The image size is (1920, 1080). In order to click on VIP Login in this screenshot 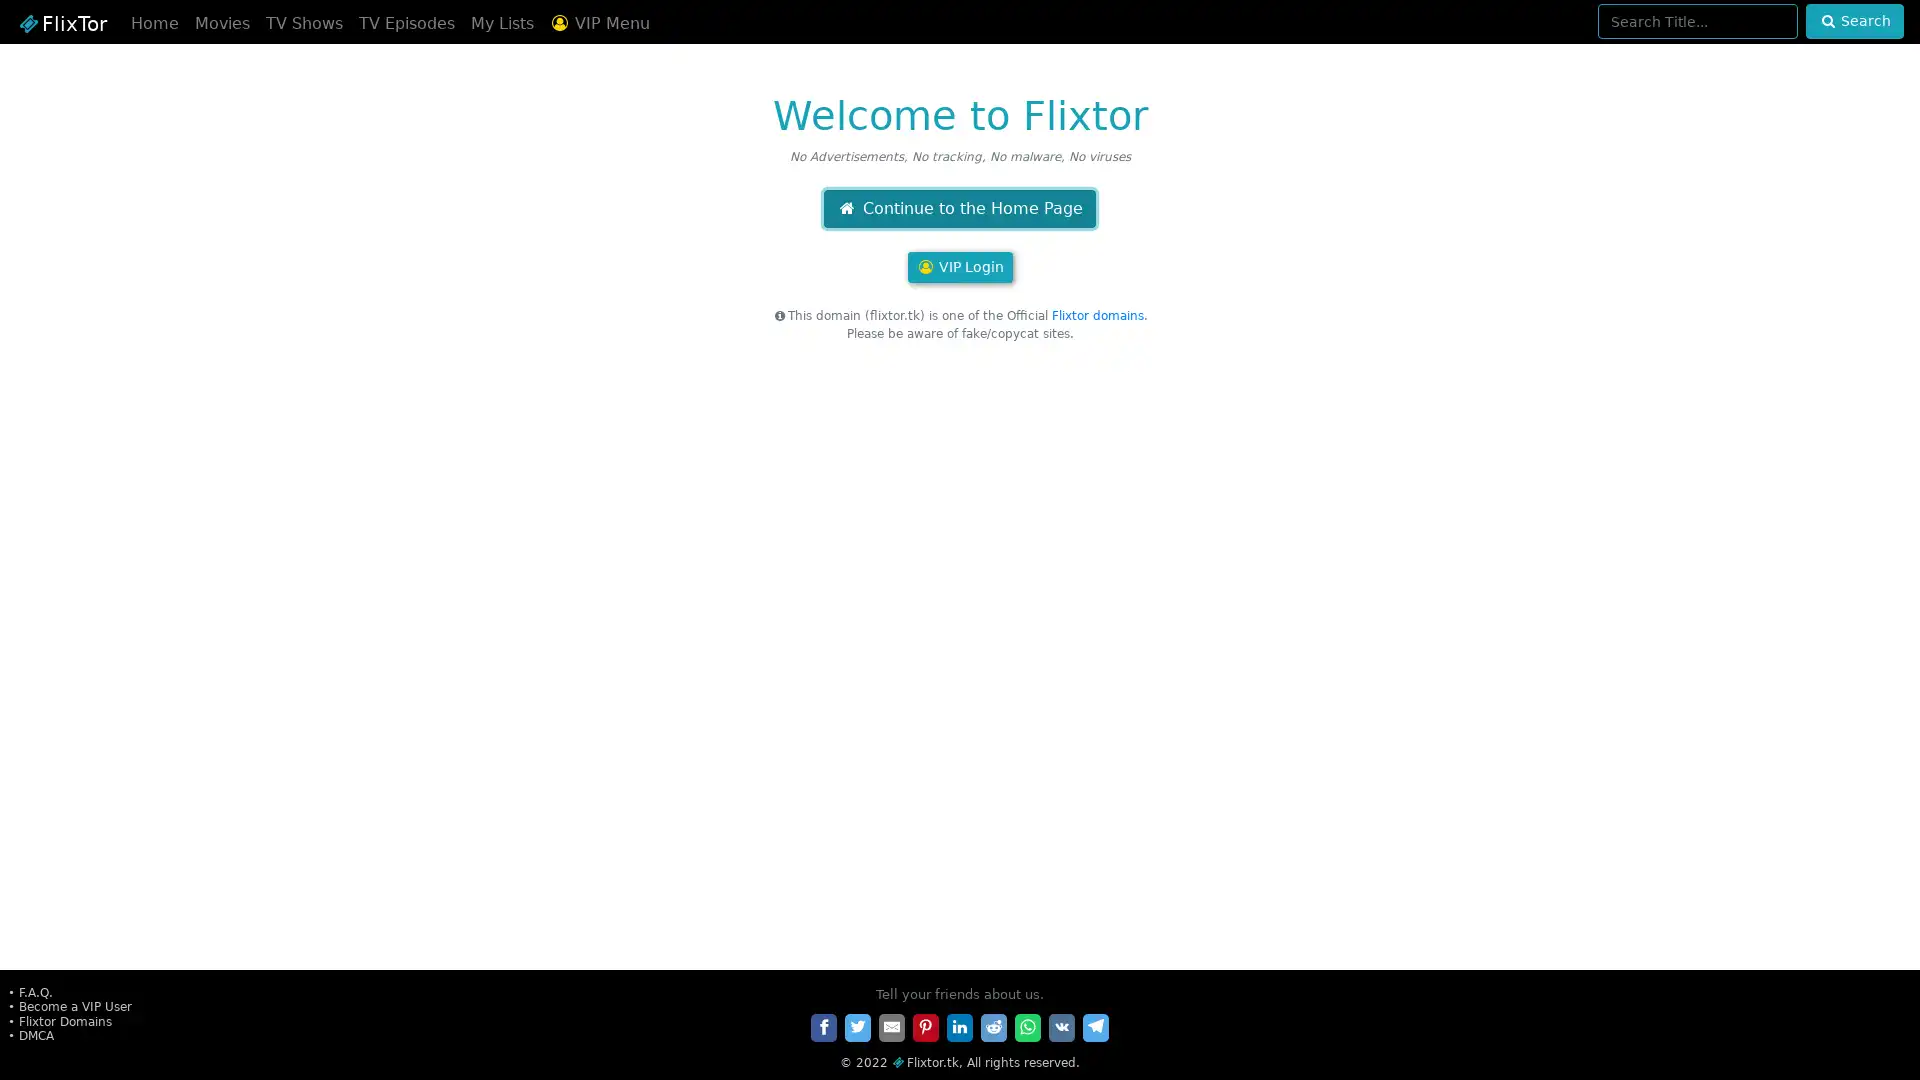, I will do `click(958, 266)`.